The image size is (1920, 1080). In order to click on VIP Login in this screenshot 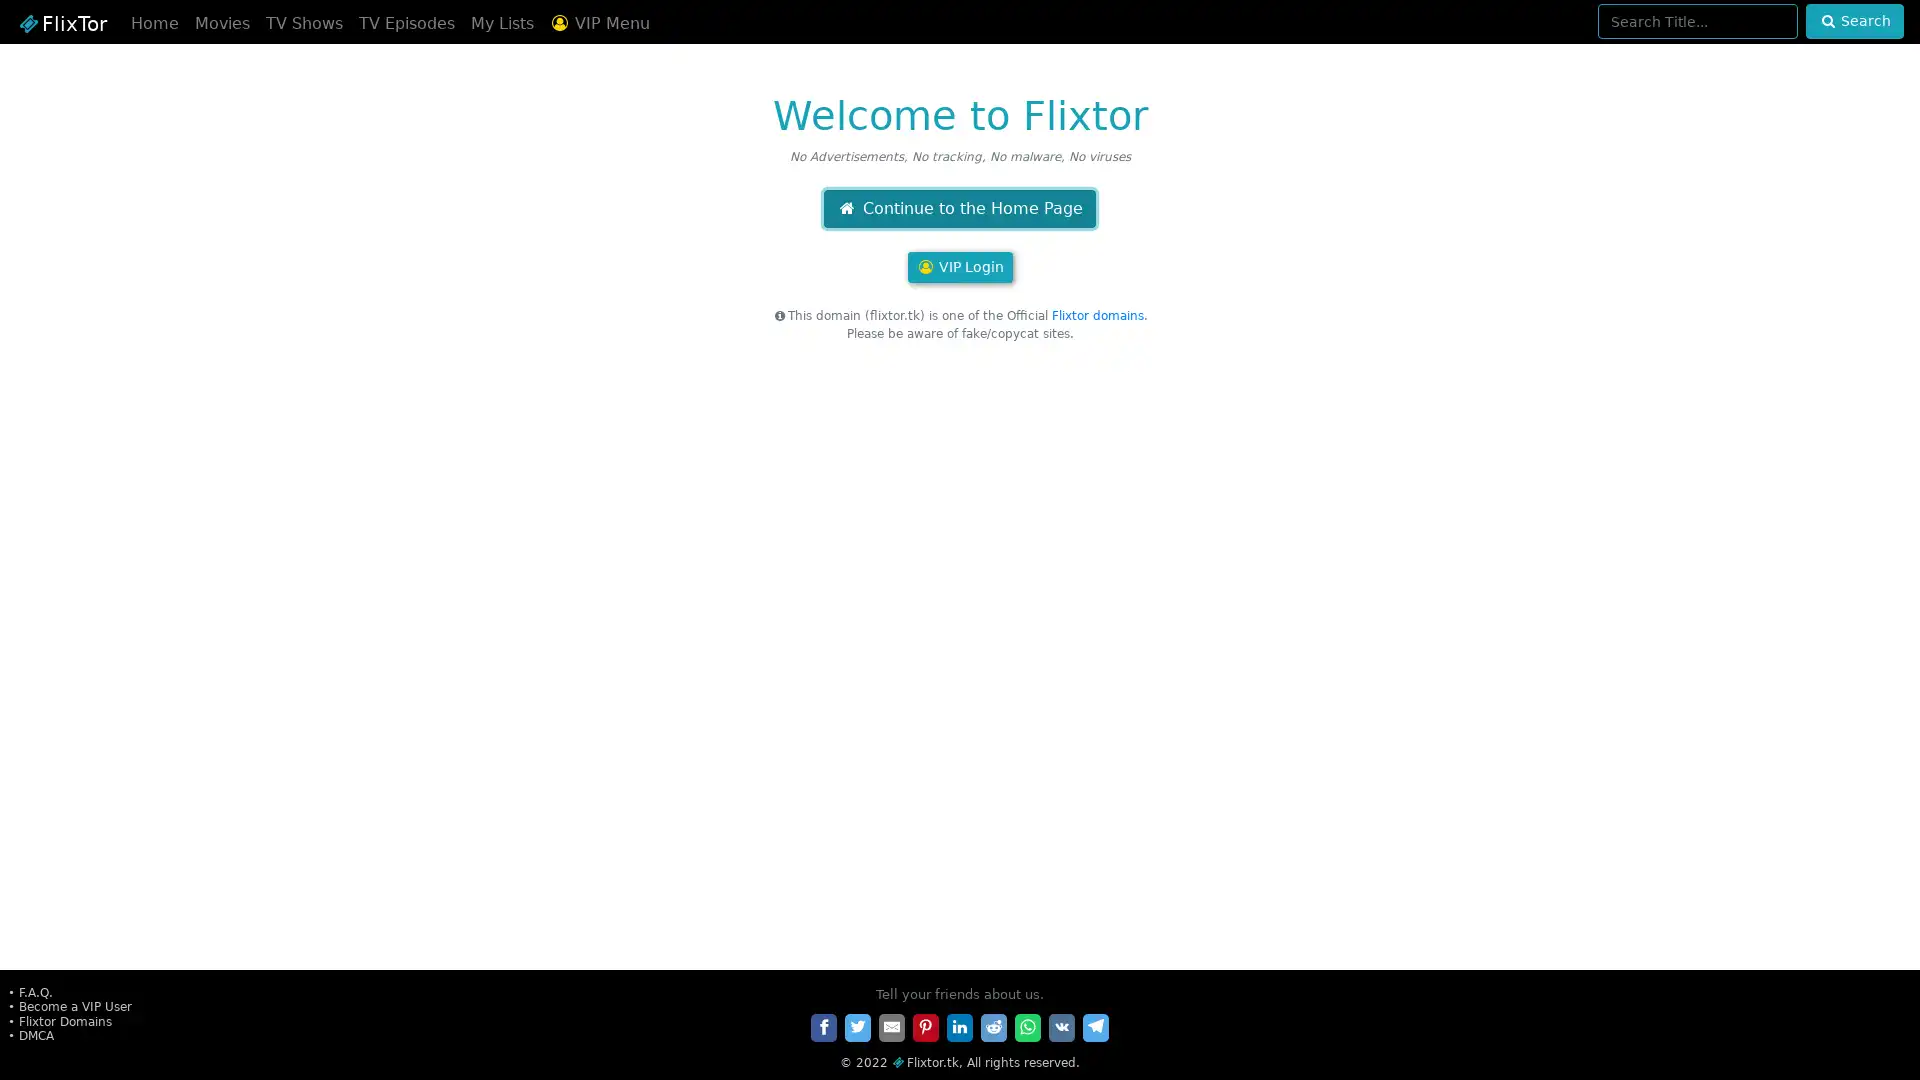, I will do `click(958, 266)`.